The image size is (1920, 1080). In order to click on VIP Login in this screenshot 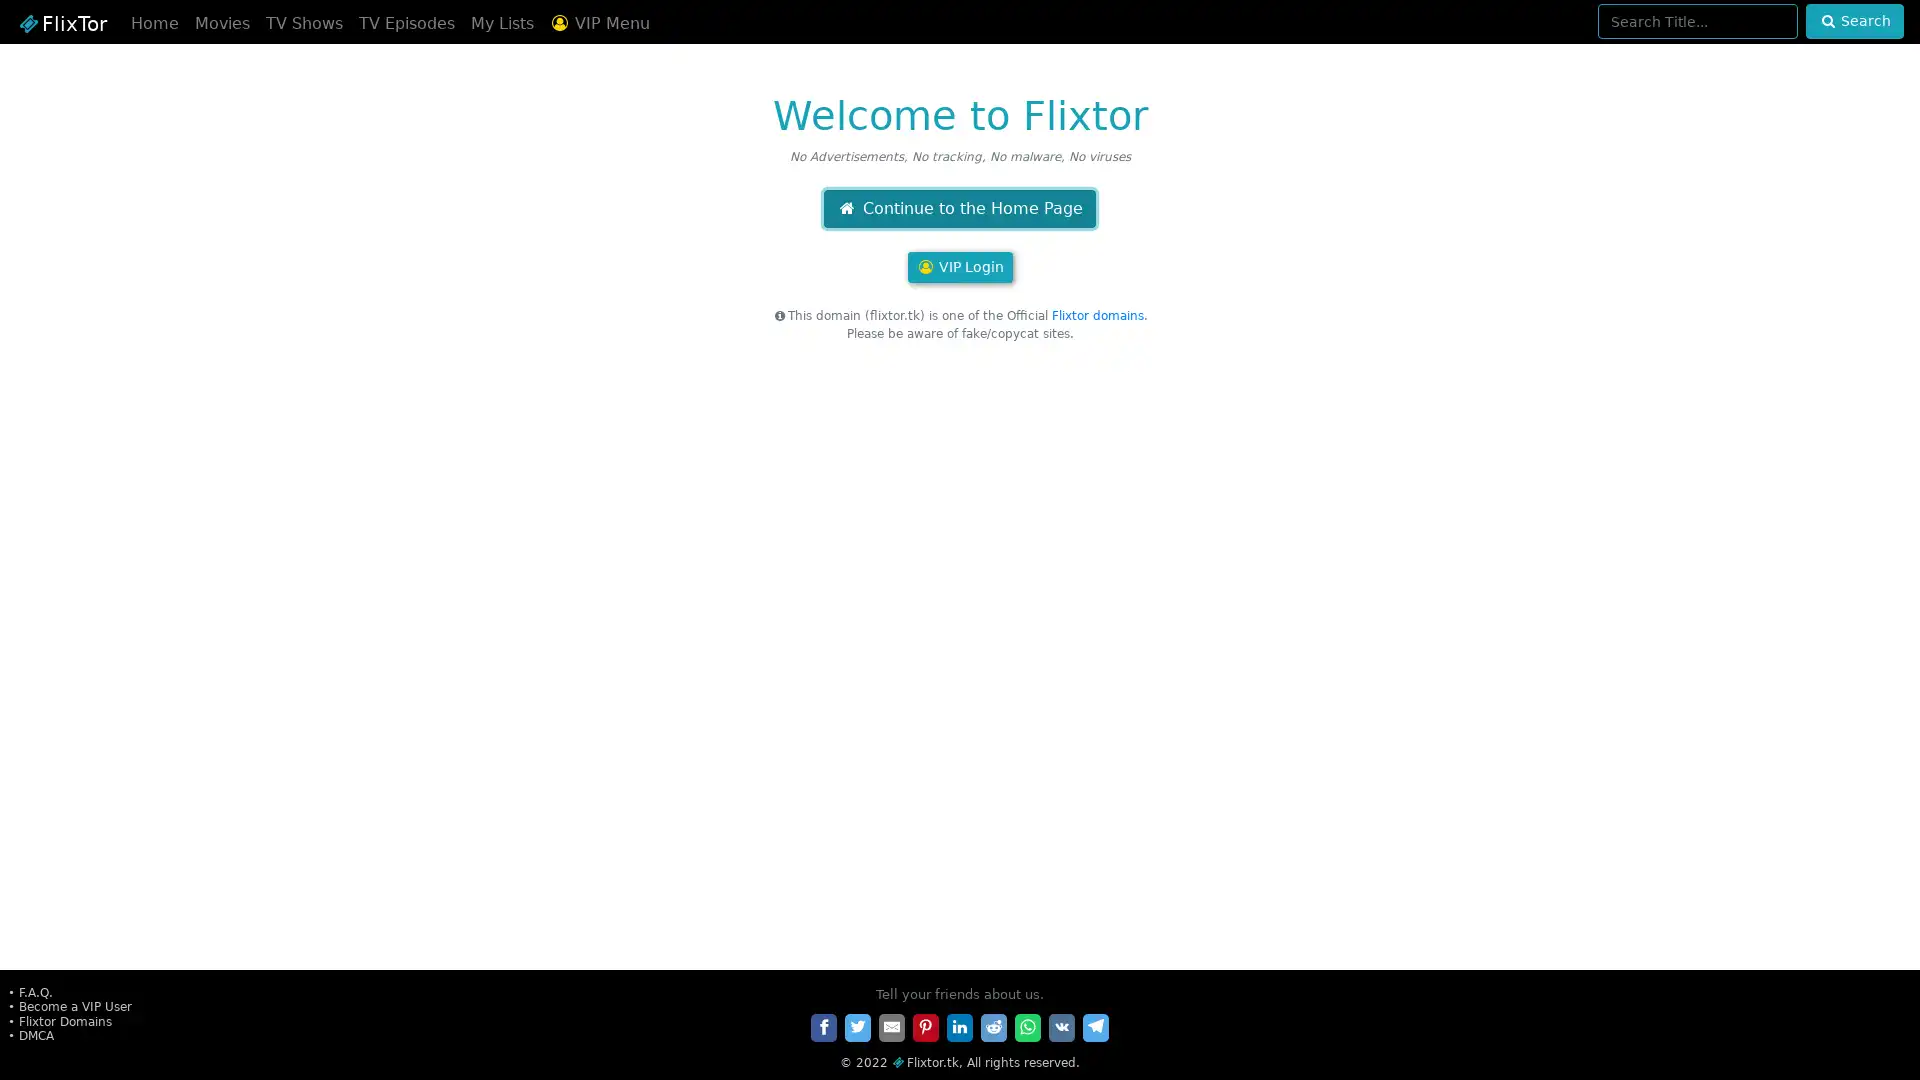, I will do `click(958, 266)`.